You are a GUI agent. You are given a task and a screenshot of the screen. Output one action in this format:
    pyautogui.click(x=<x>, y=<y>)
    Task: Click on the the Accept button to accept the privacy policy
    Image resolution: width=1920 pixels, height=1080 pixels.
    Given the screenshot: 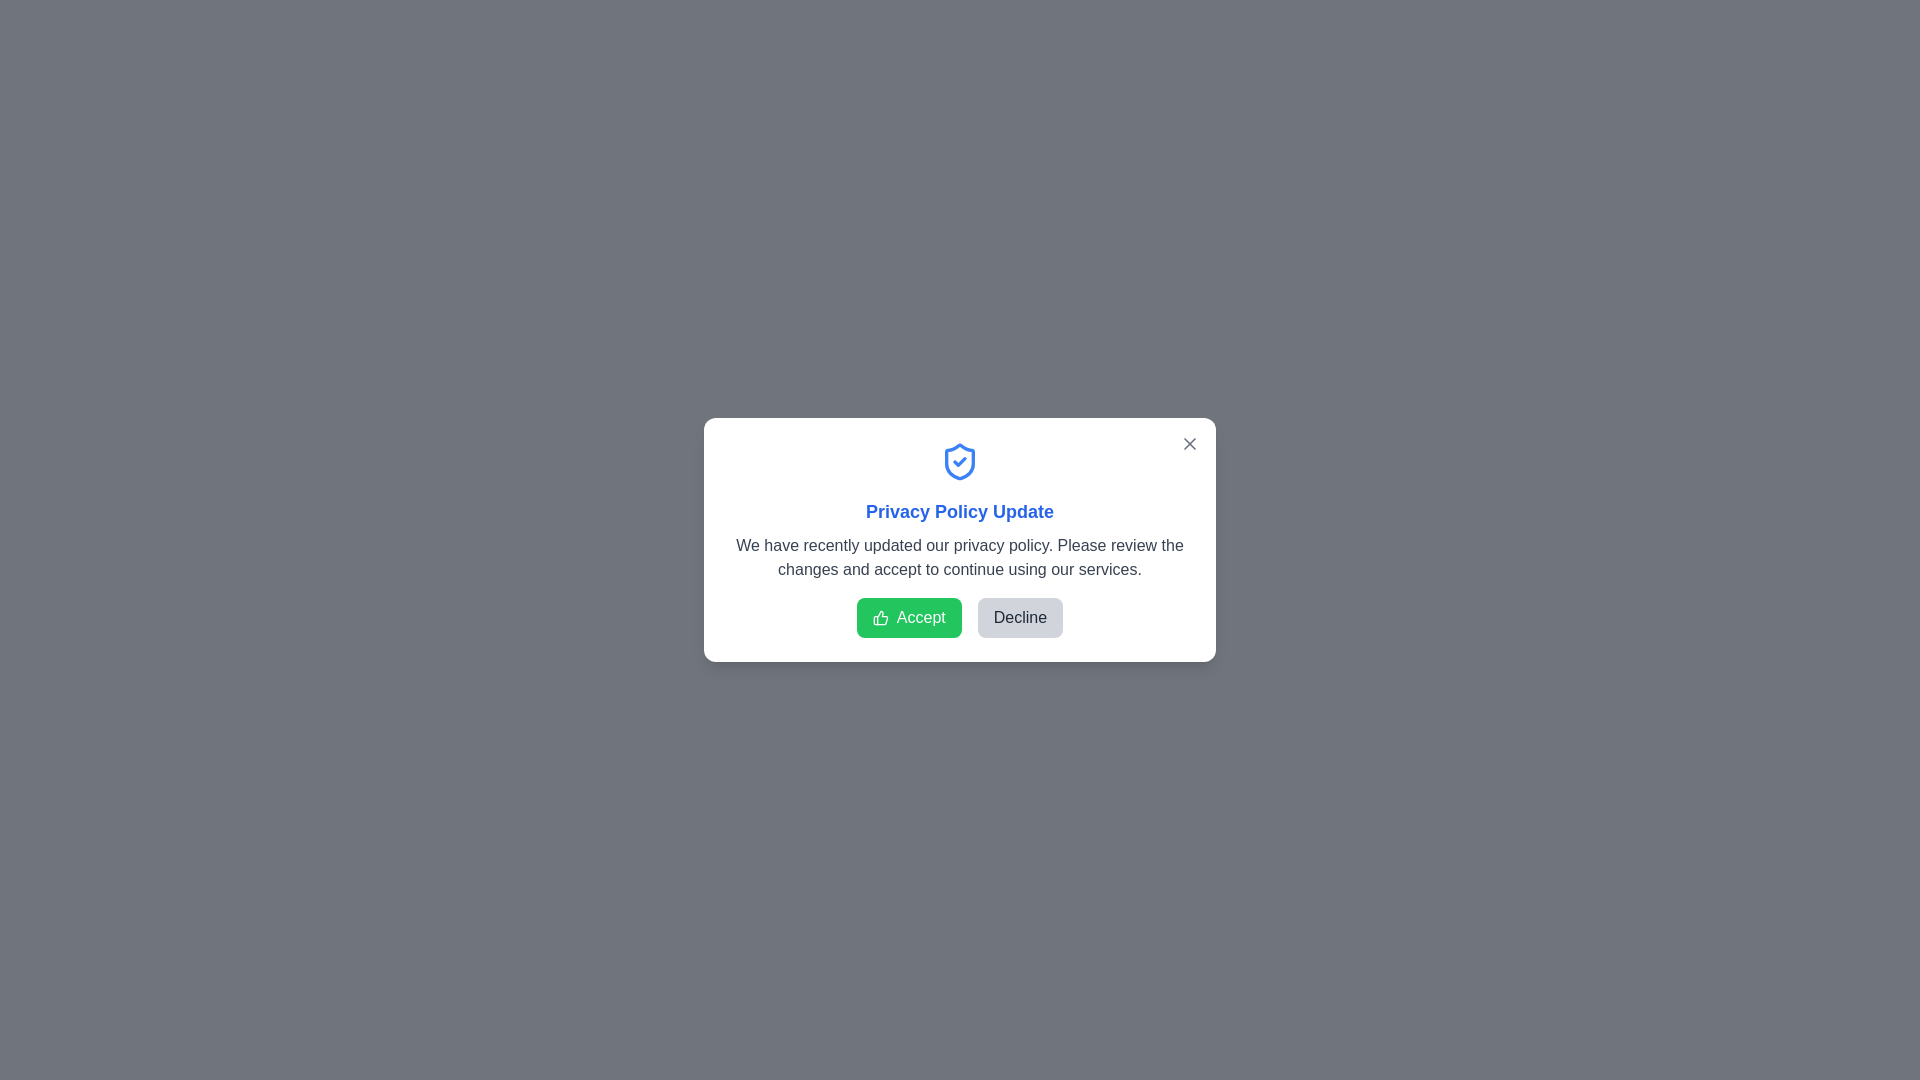 What is the action you would take?
    pyautogui.click(x=907, y=616)
    